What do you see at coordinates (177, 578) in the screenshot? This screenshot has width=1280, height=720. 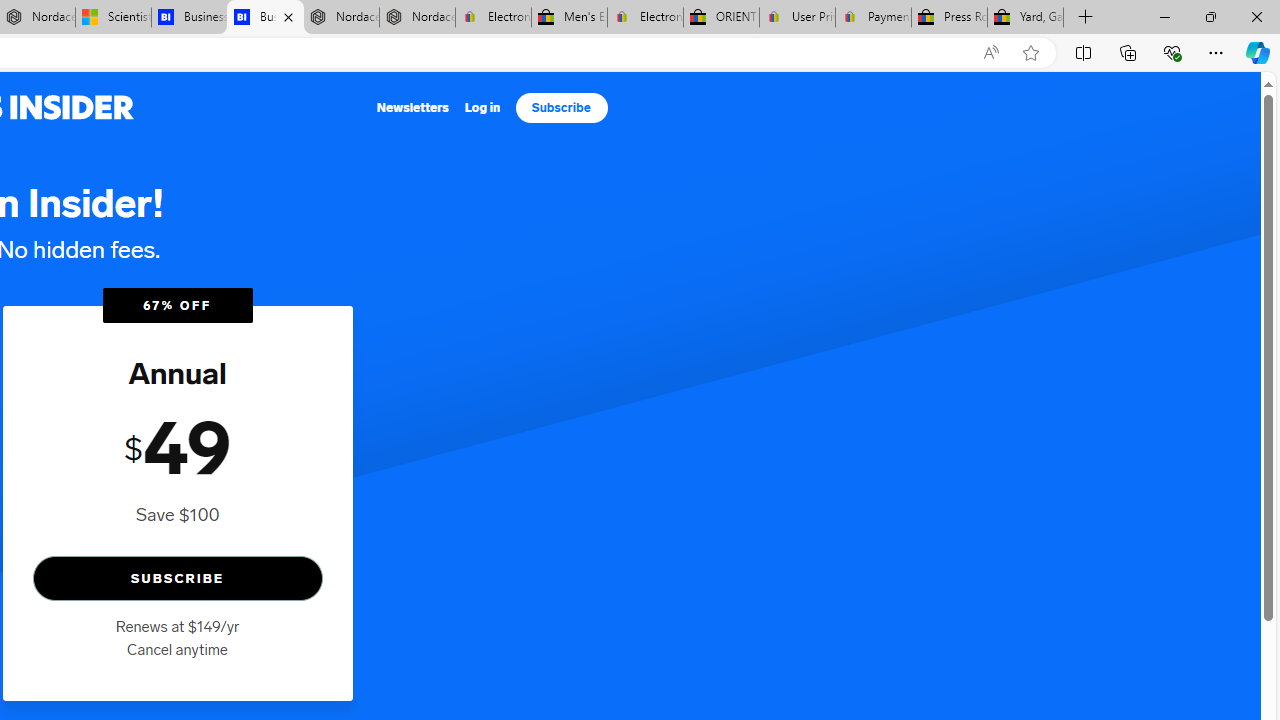 I see `'SUBSCRIBE'` at bounding box center [177, 578].